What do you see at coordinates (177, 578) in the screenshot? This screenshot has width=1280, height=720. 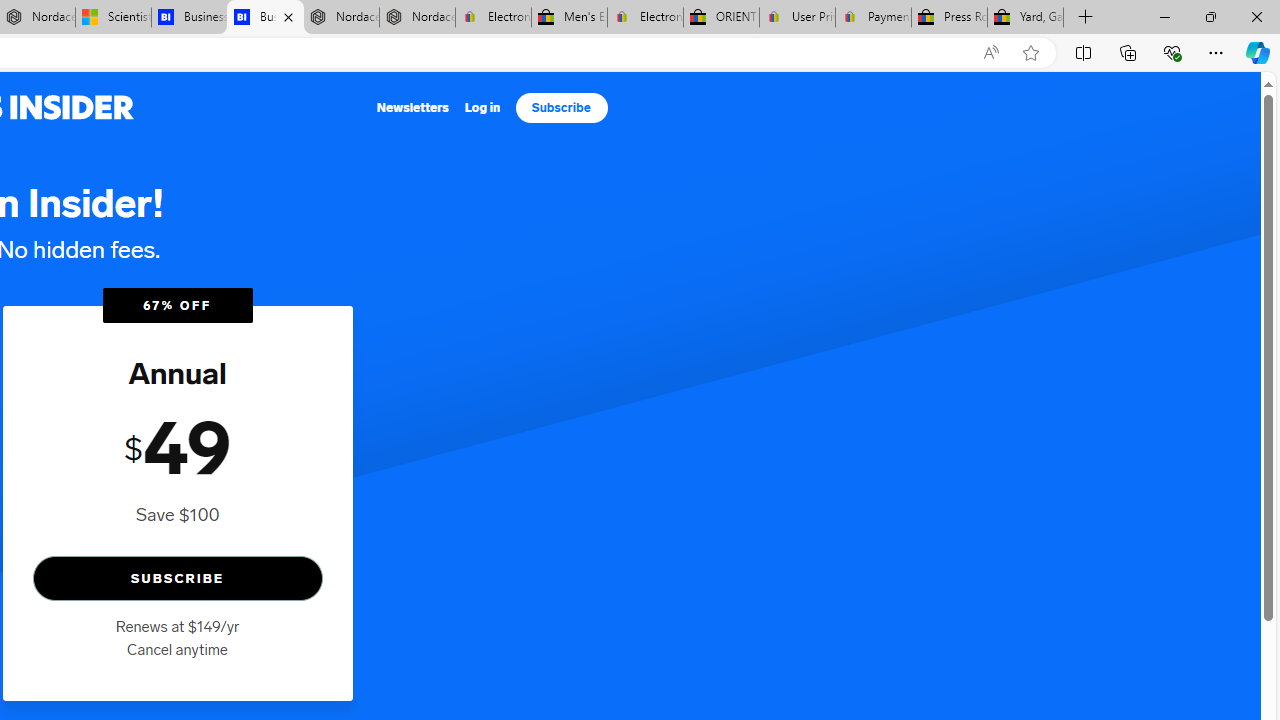 I see `'SUBSCRIBE'` at bounding box center [177, 578].